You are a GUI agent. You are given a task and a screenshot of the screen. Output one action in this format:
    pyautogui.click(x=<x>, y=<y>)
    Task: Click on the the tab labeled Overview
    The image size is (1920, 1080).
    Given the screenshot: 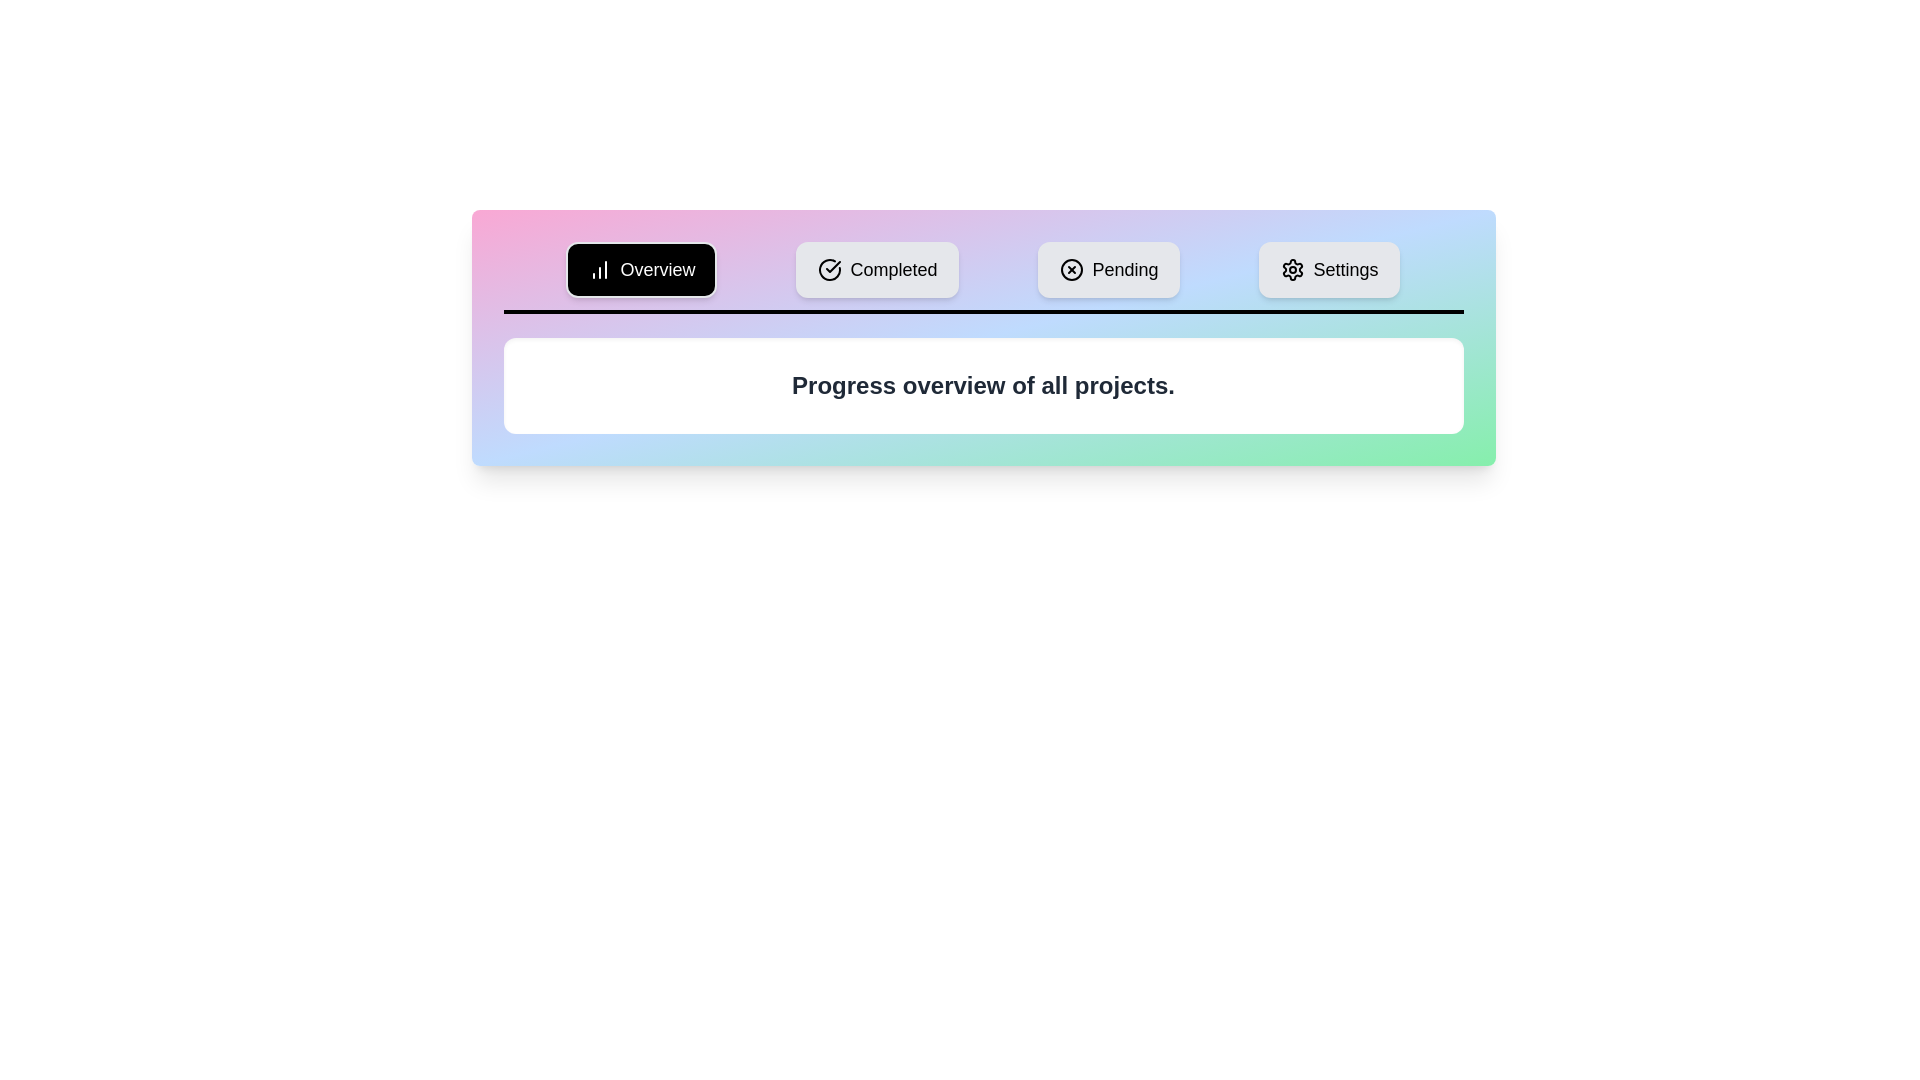 What is the action you would take?
    pyautogui.click(x=642, y=270)
    